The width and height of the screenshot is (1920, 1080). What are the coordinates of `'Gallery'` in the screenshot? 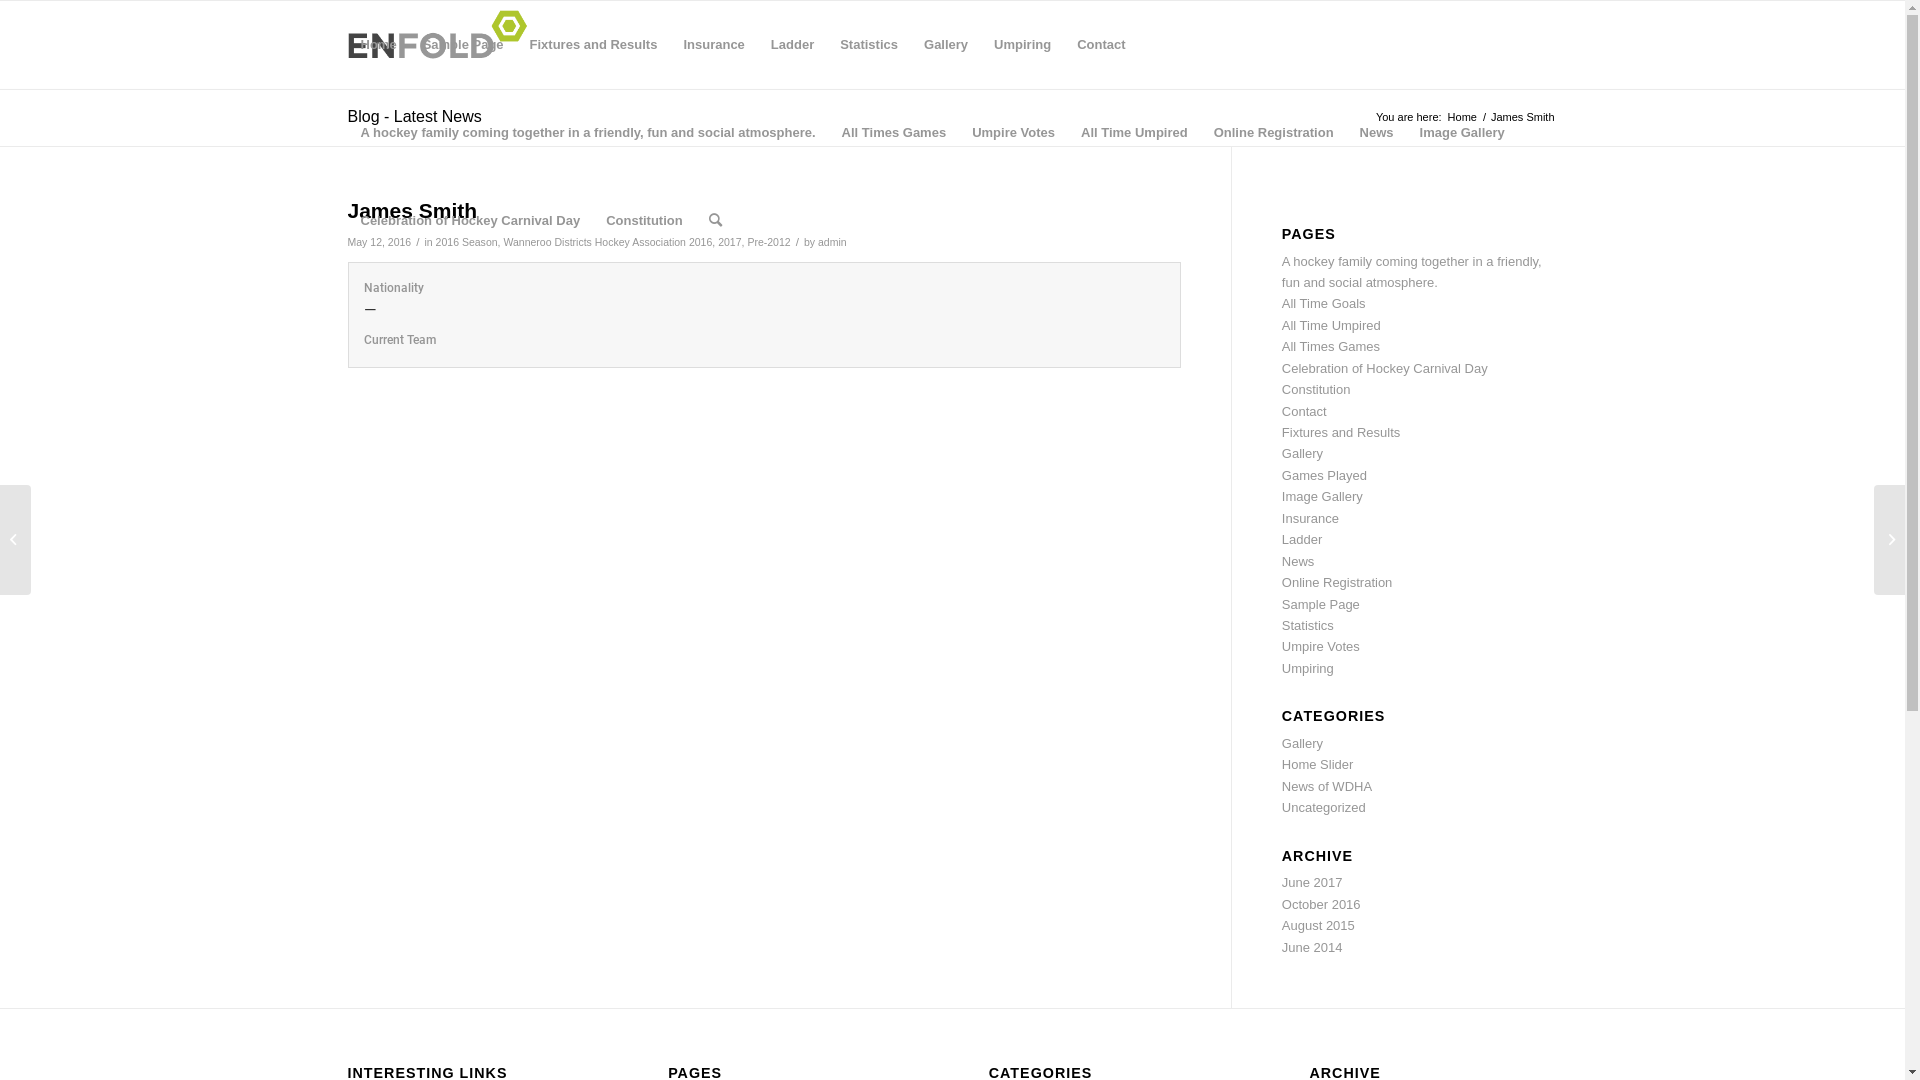 It's located at (944, 45).